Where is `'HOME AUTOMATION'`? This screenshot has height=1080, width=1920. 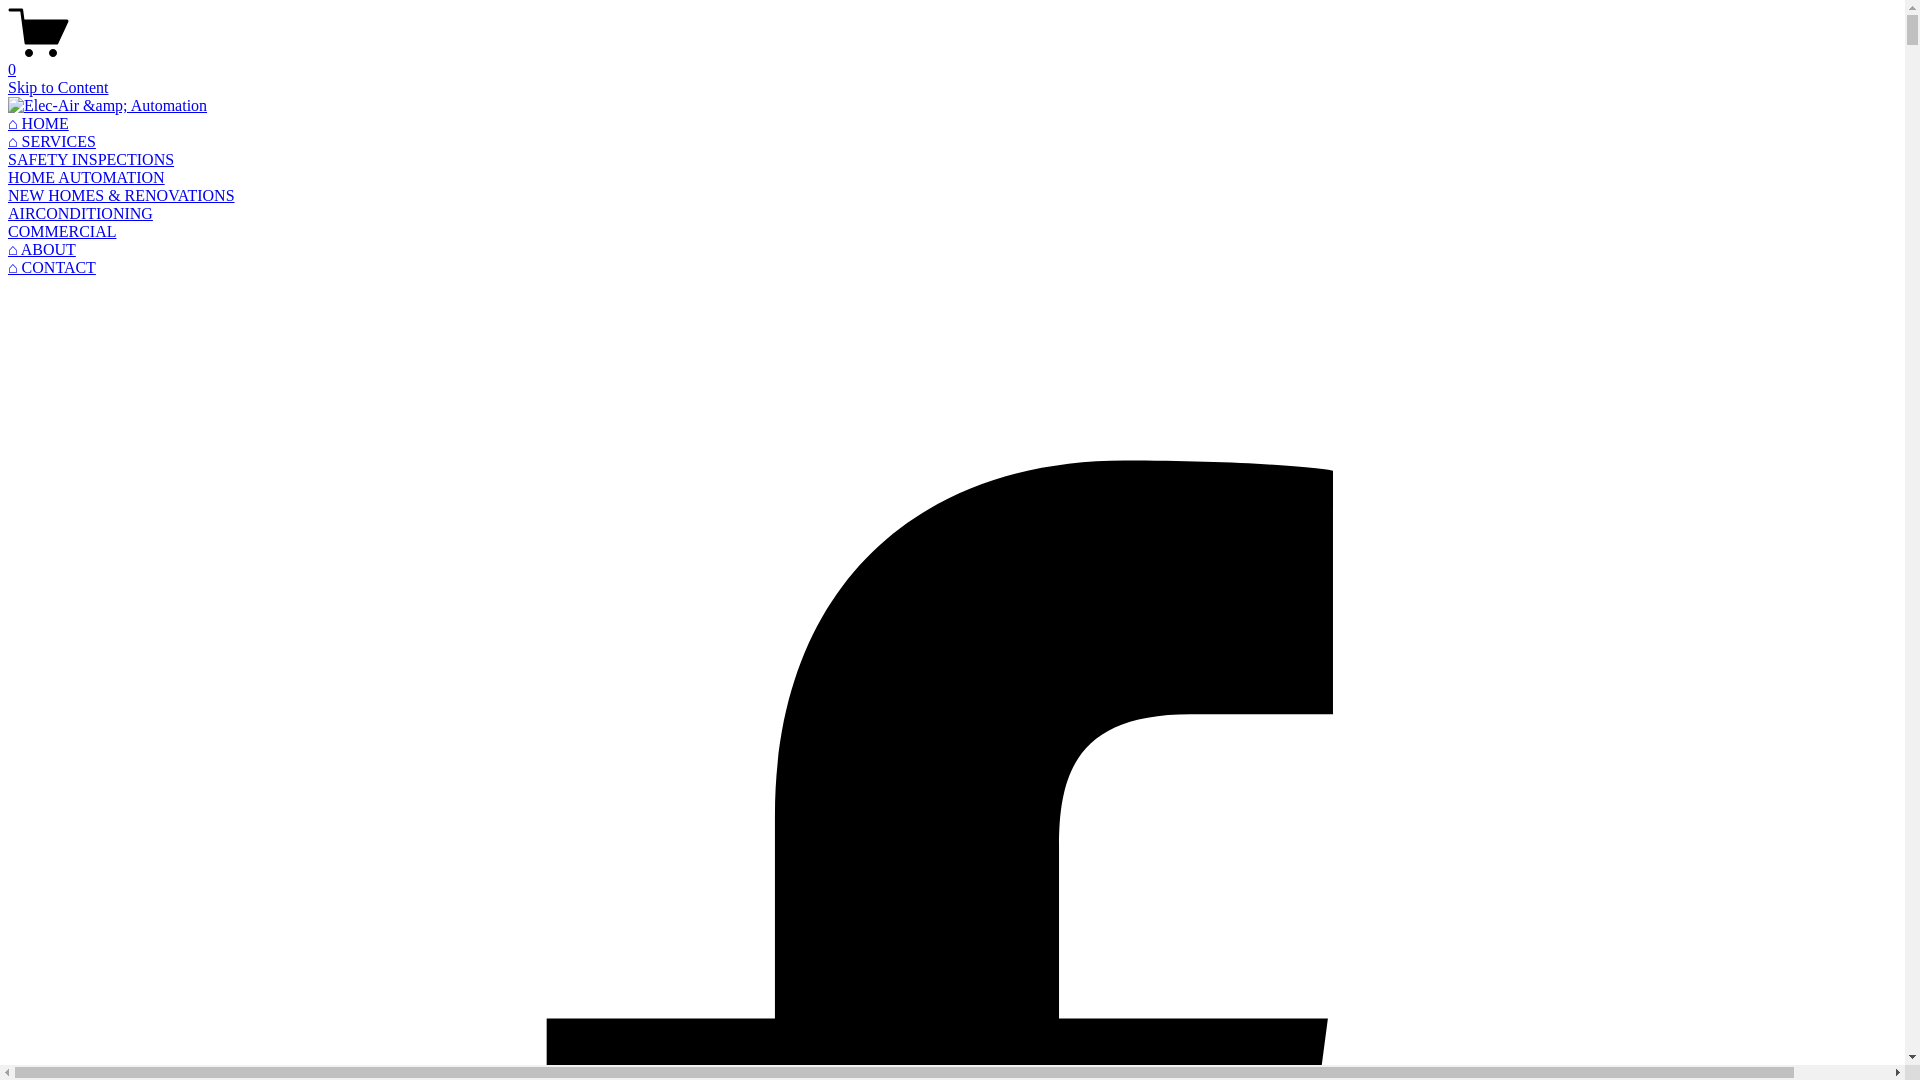
'HOME AUTOMATION' is located at coordinates (85, 176).